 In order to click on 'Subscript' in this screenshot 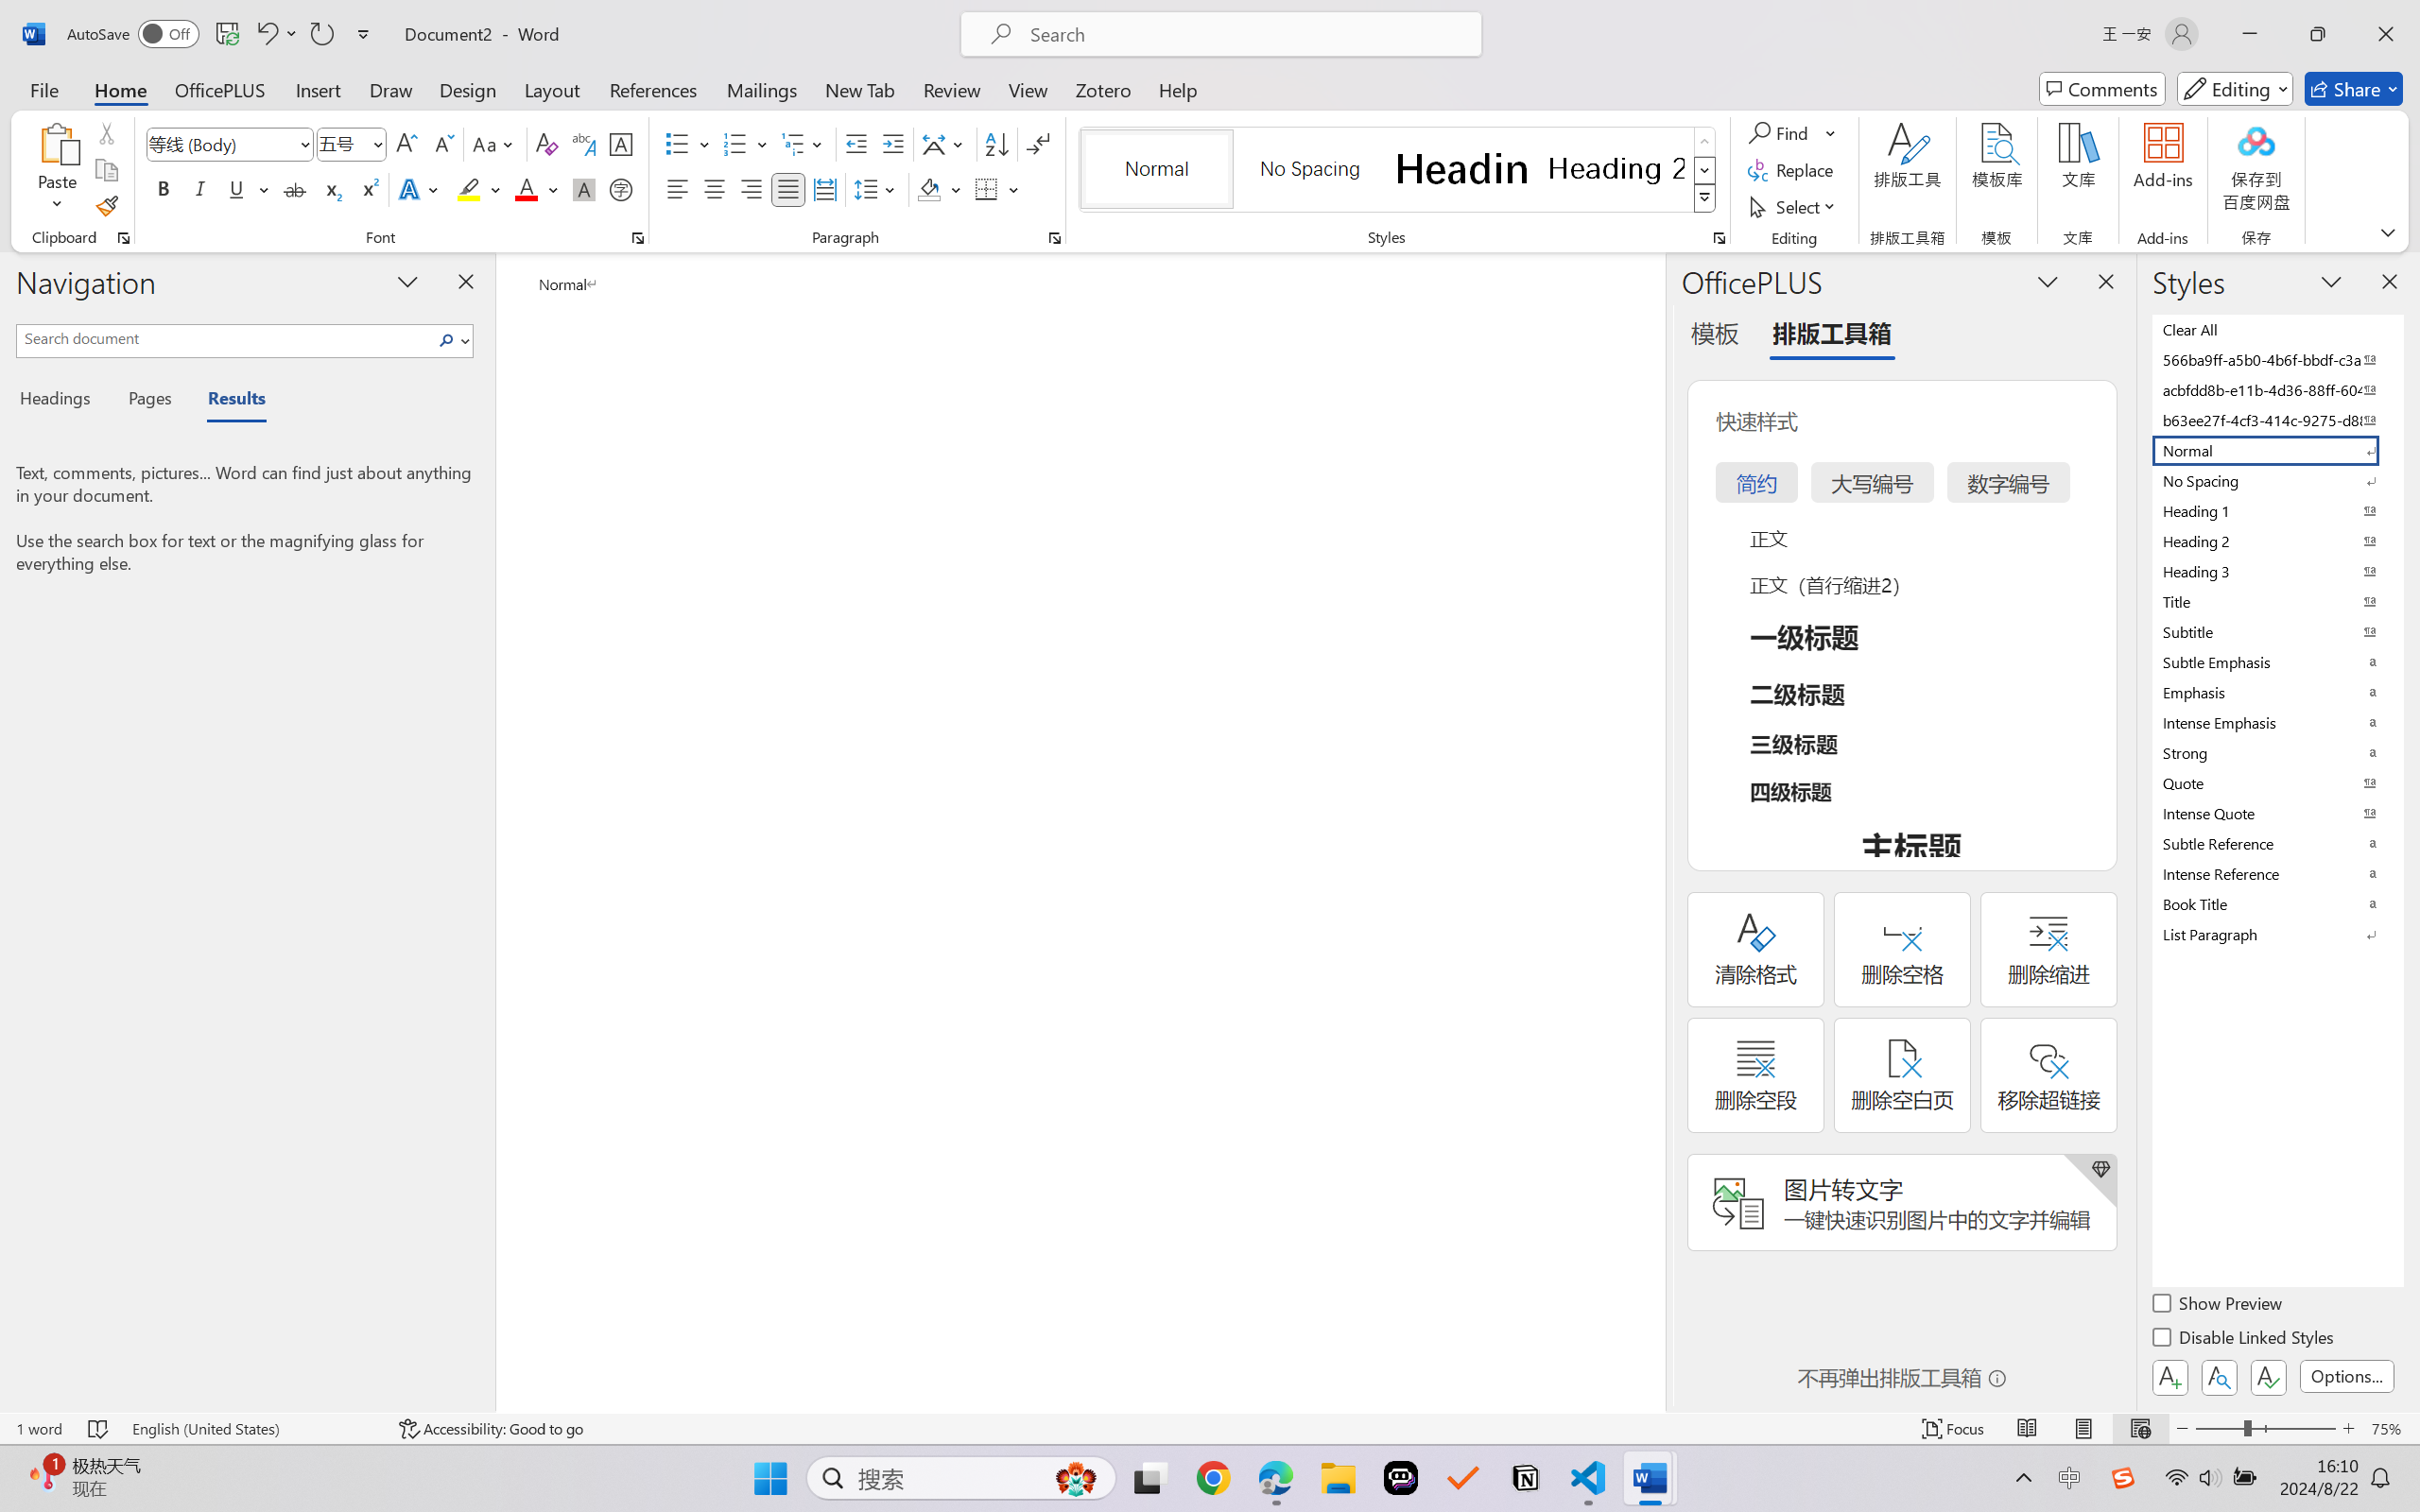, I will do `click(330, 188)`.